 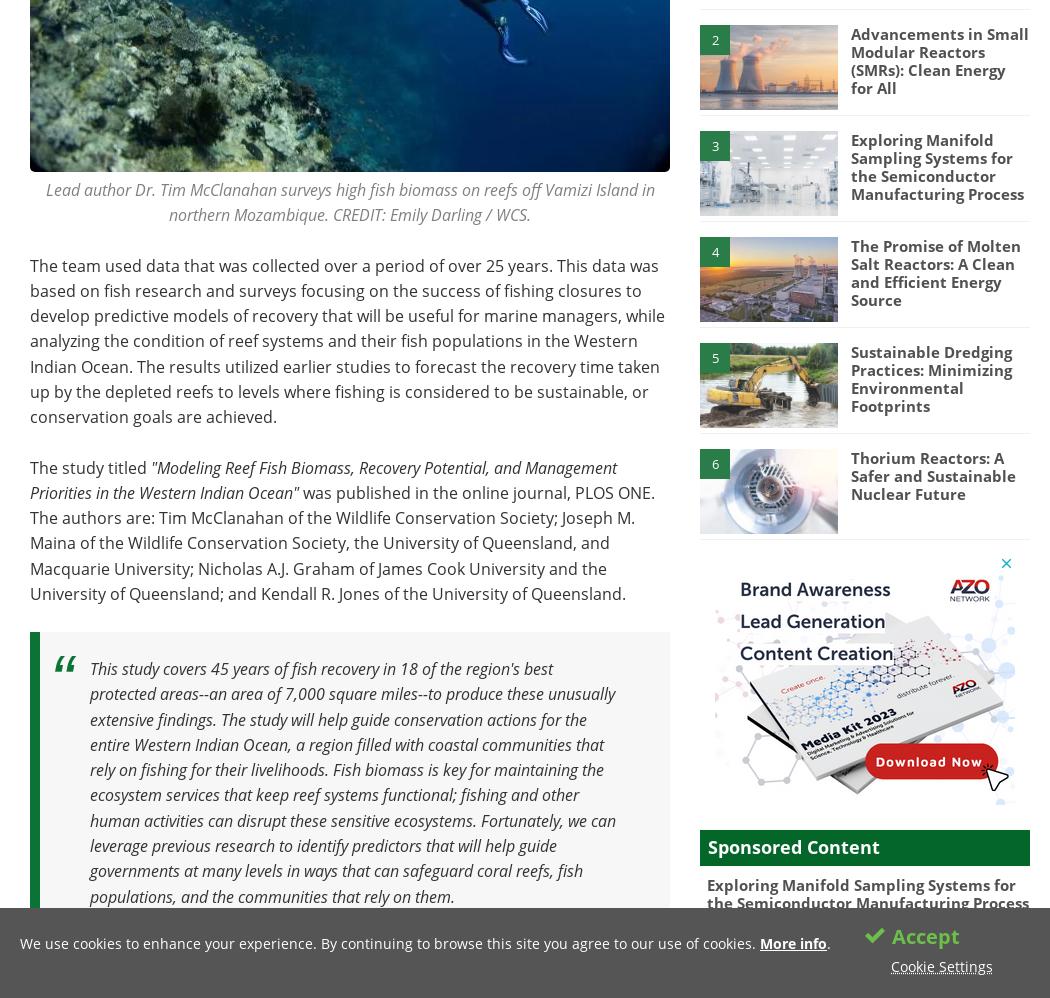 What do you see at coordinates (323, 478) in the screenshot?
I see `'"Modeling Reef Fish Biomass, Recovery Potential, and Management Priorities in the Western Indian Ocean"'` at bounding box center [323, 478].